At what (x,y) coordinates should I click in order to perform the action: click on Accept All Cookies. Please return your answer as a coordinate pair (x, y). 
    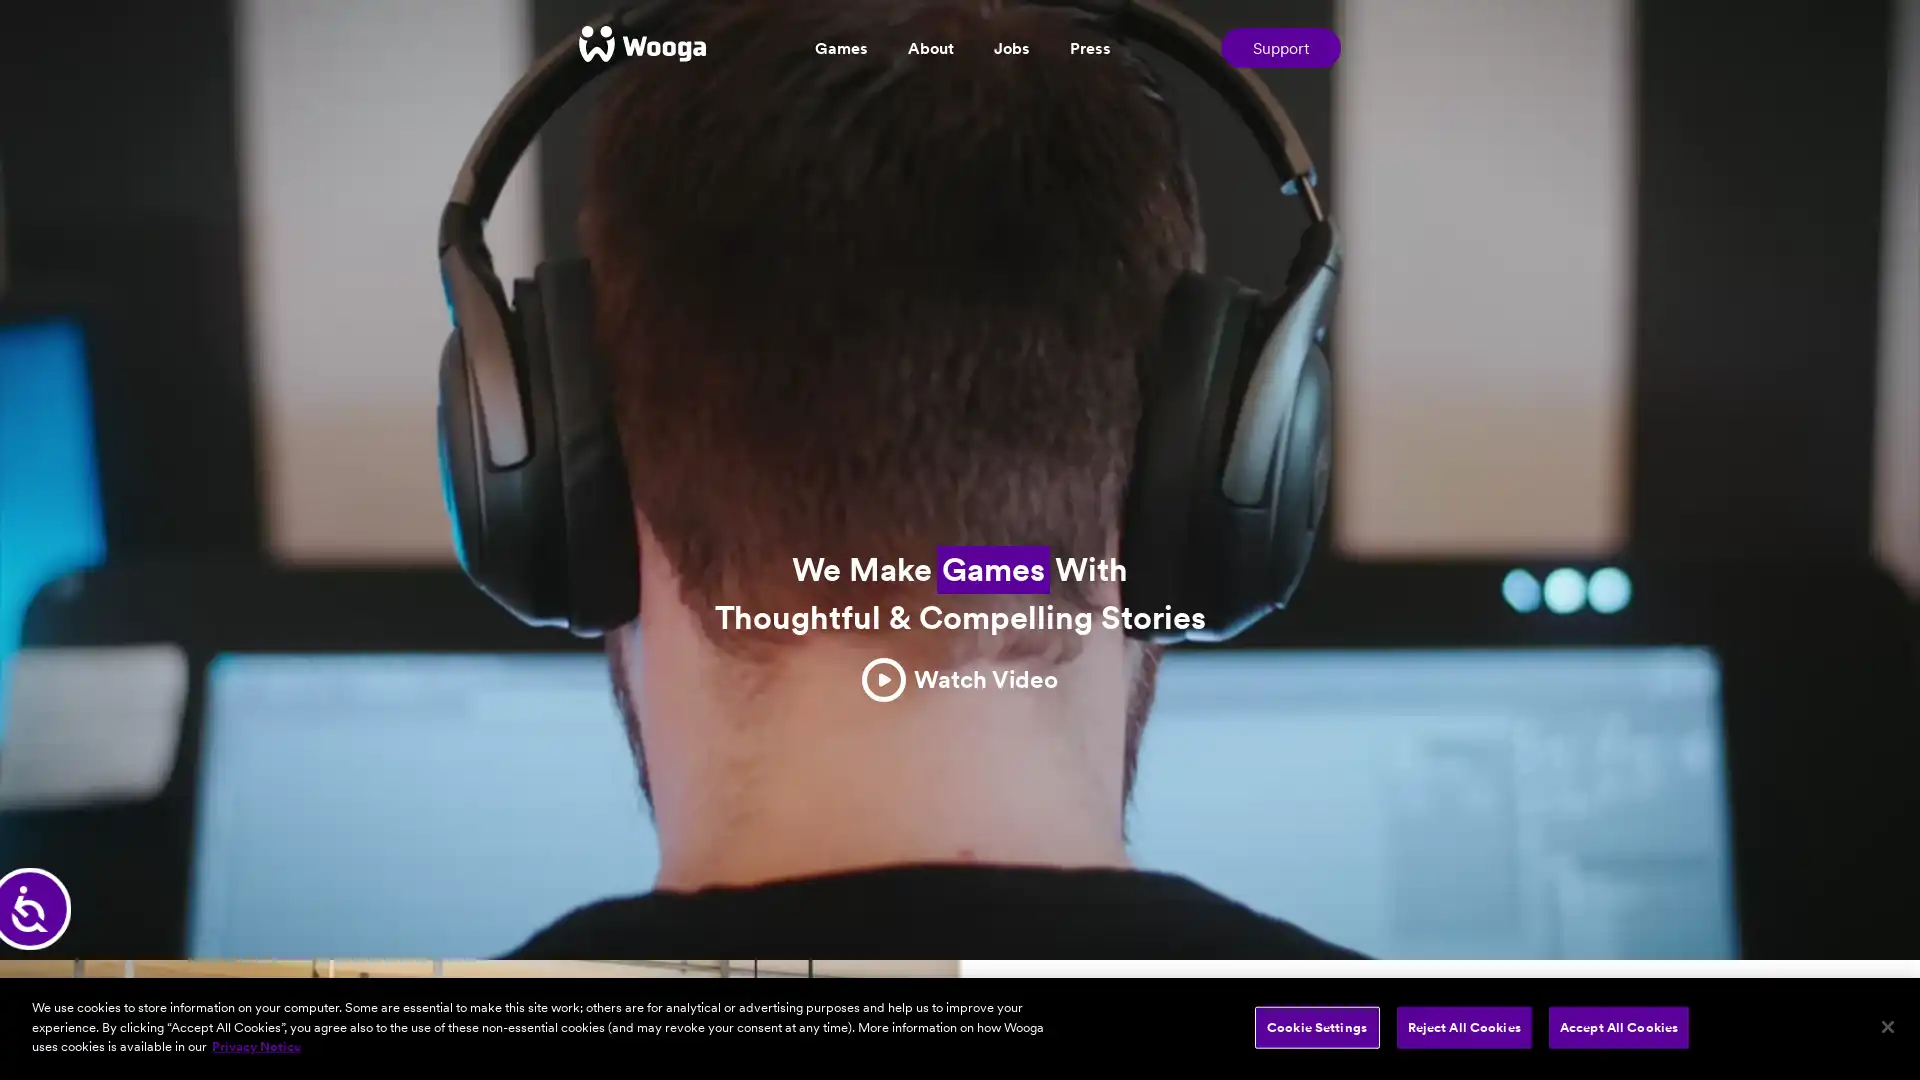
    Looking at the image, I should click on (1618, 1026).